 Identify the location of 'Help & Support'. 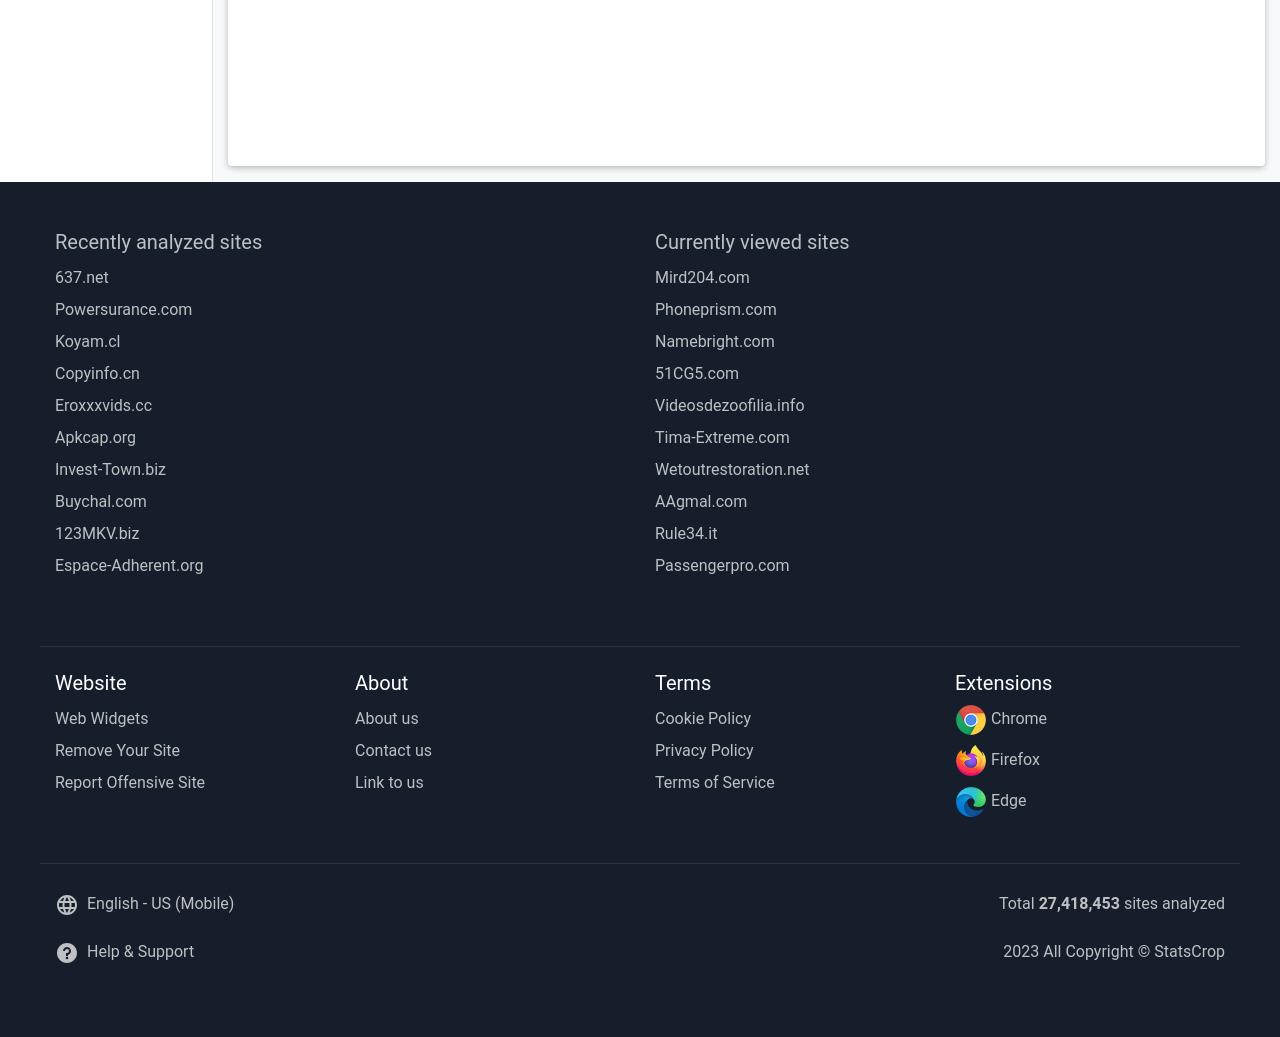
(139, 951).